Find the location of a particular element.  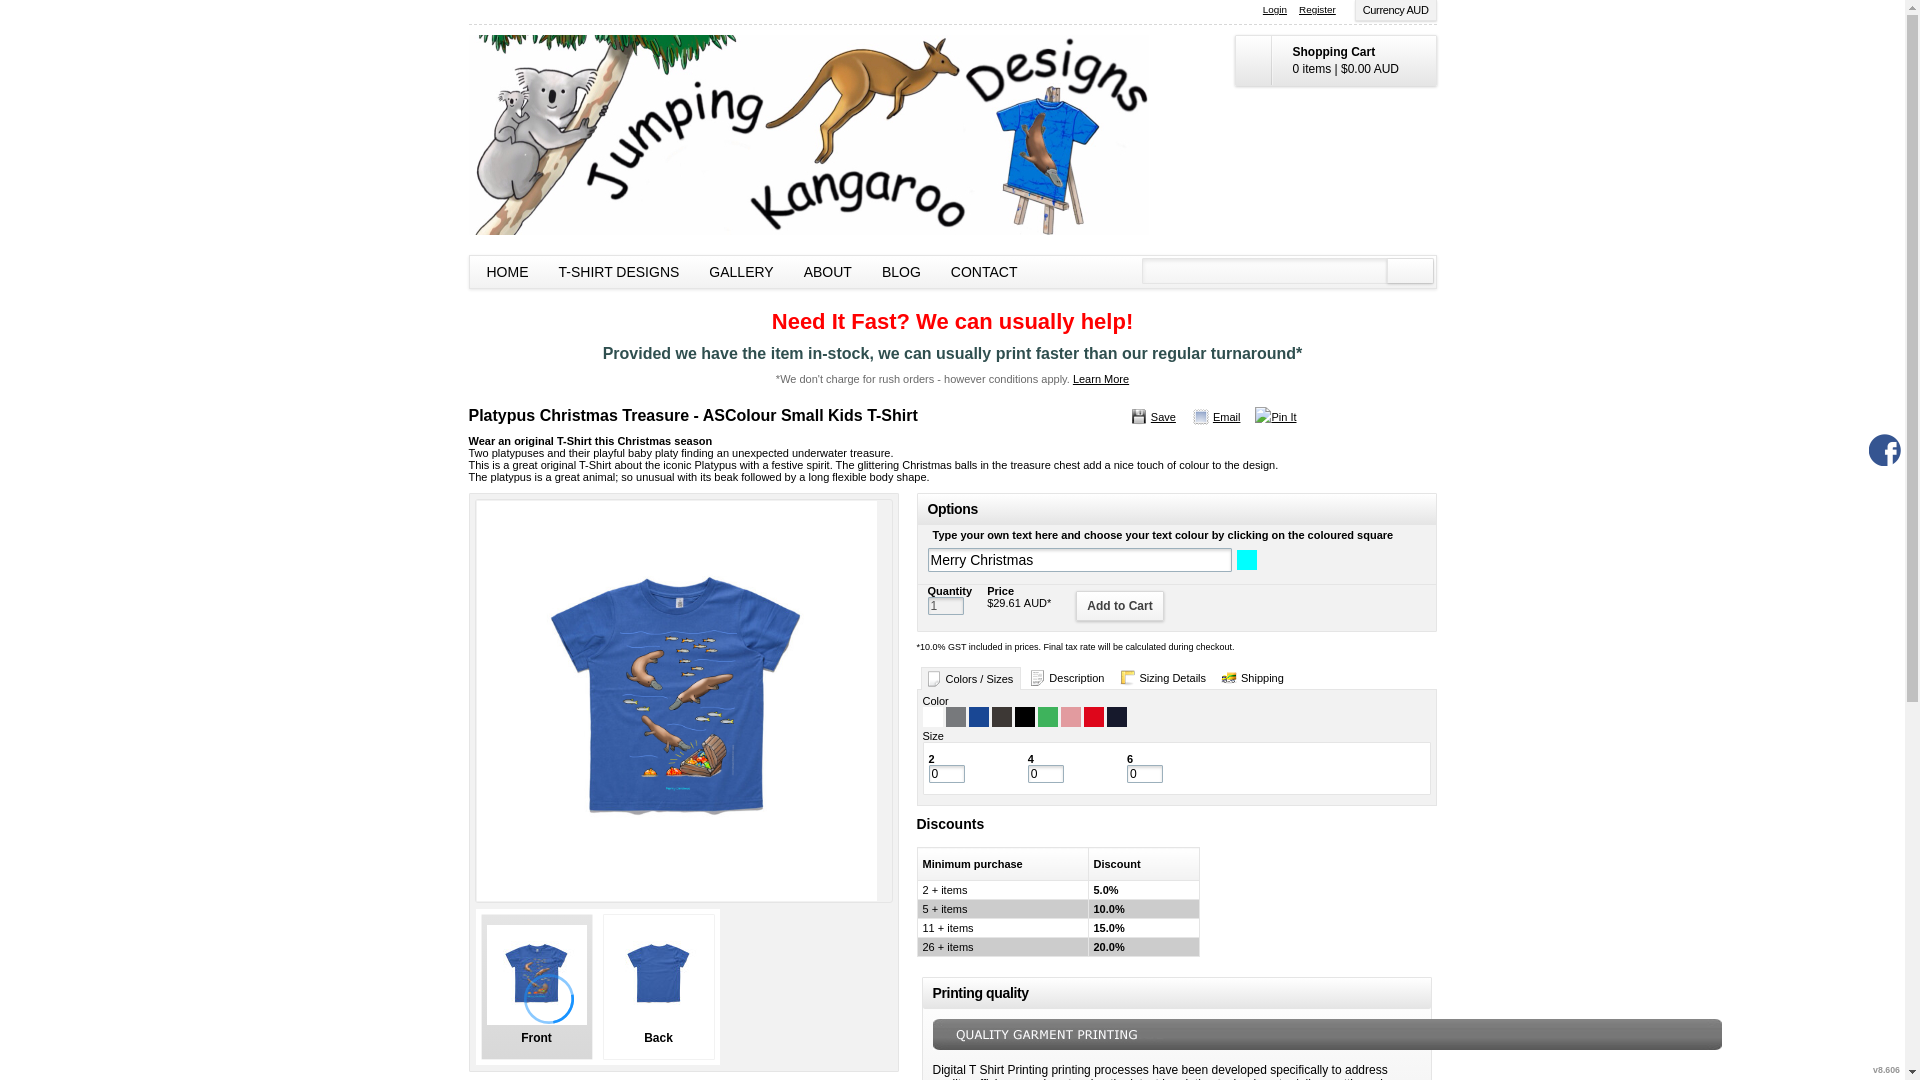

'Red' is located at coordinates (1093, 716).